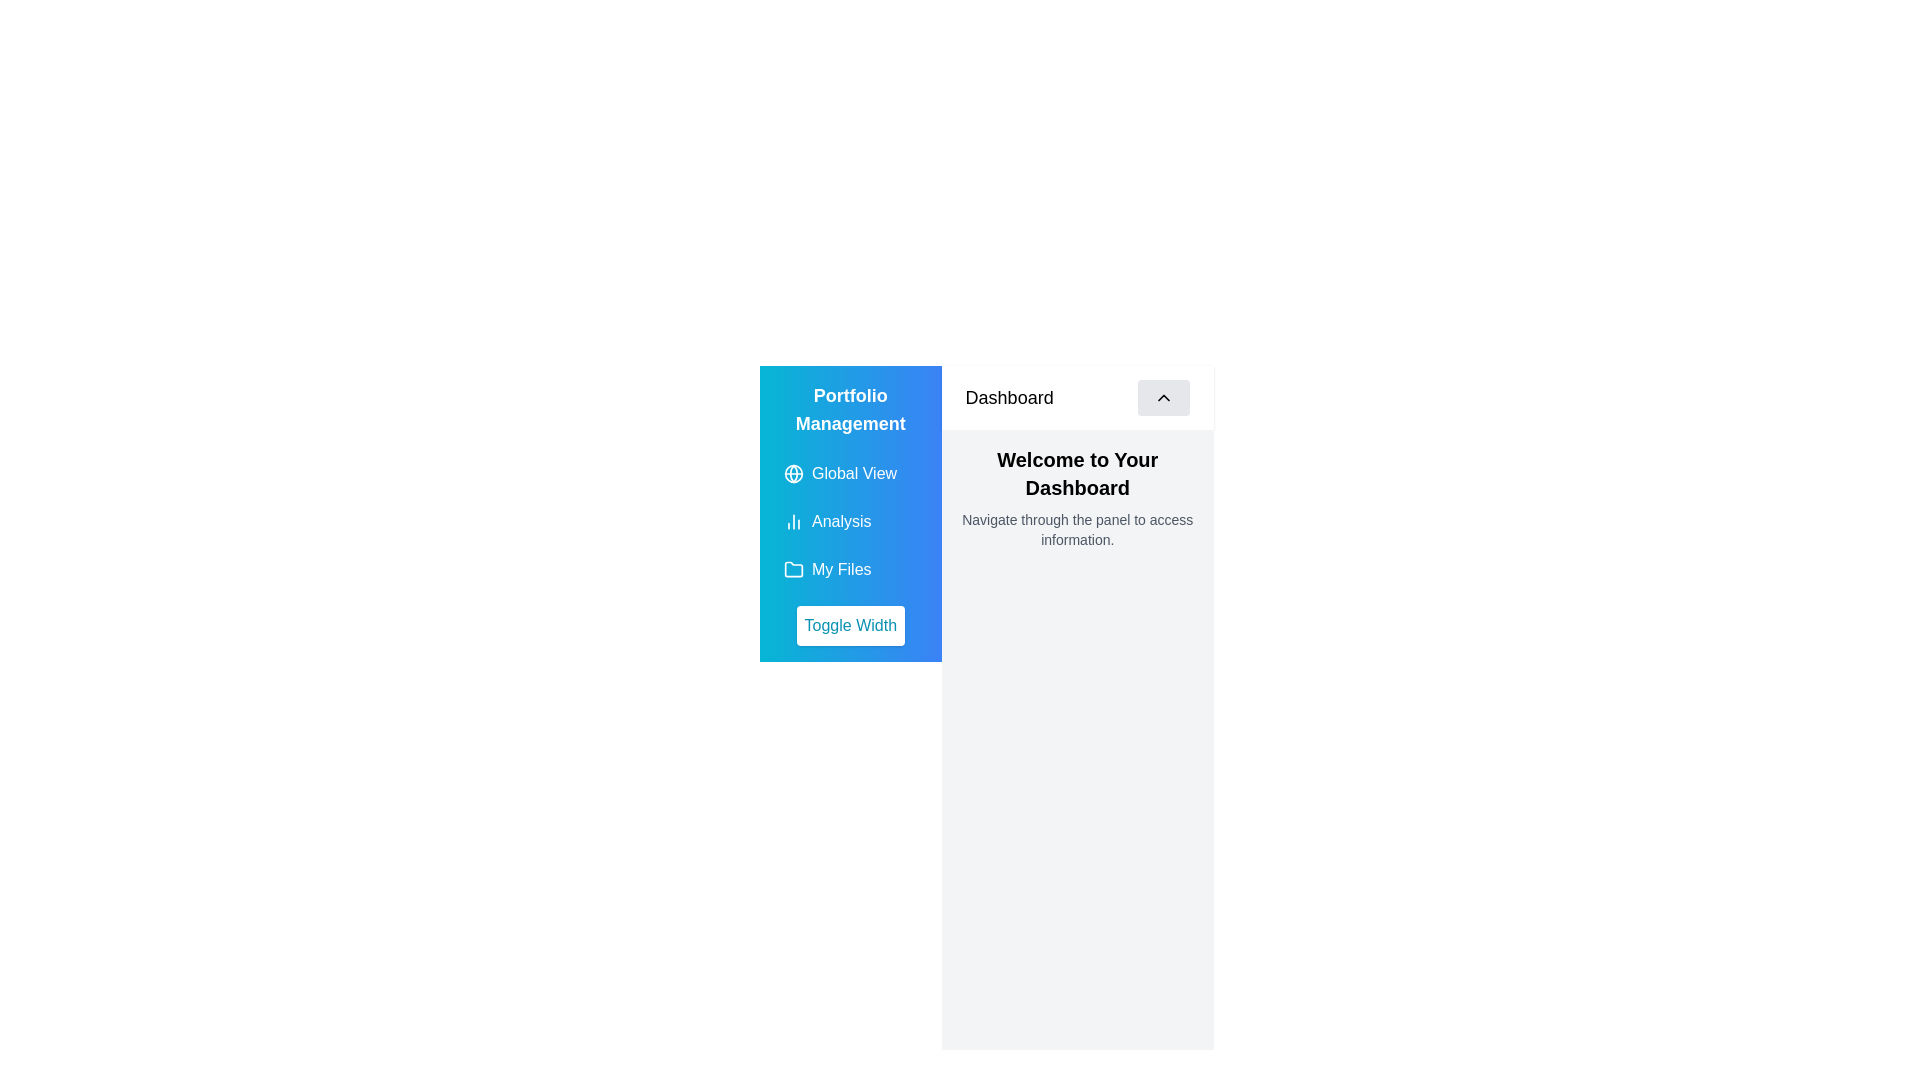 The width and height of the screenshot is (1920, 1080). I want to click on the 'Analysis' menu item in the vertical navigation menu for exploring analytics, so click(850, 520).